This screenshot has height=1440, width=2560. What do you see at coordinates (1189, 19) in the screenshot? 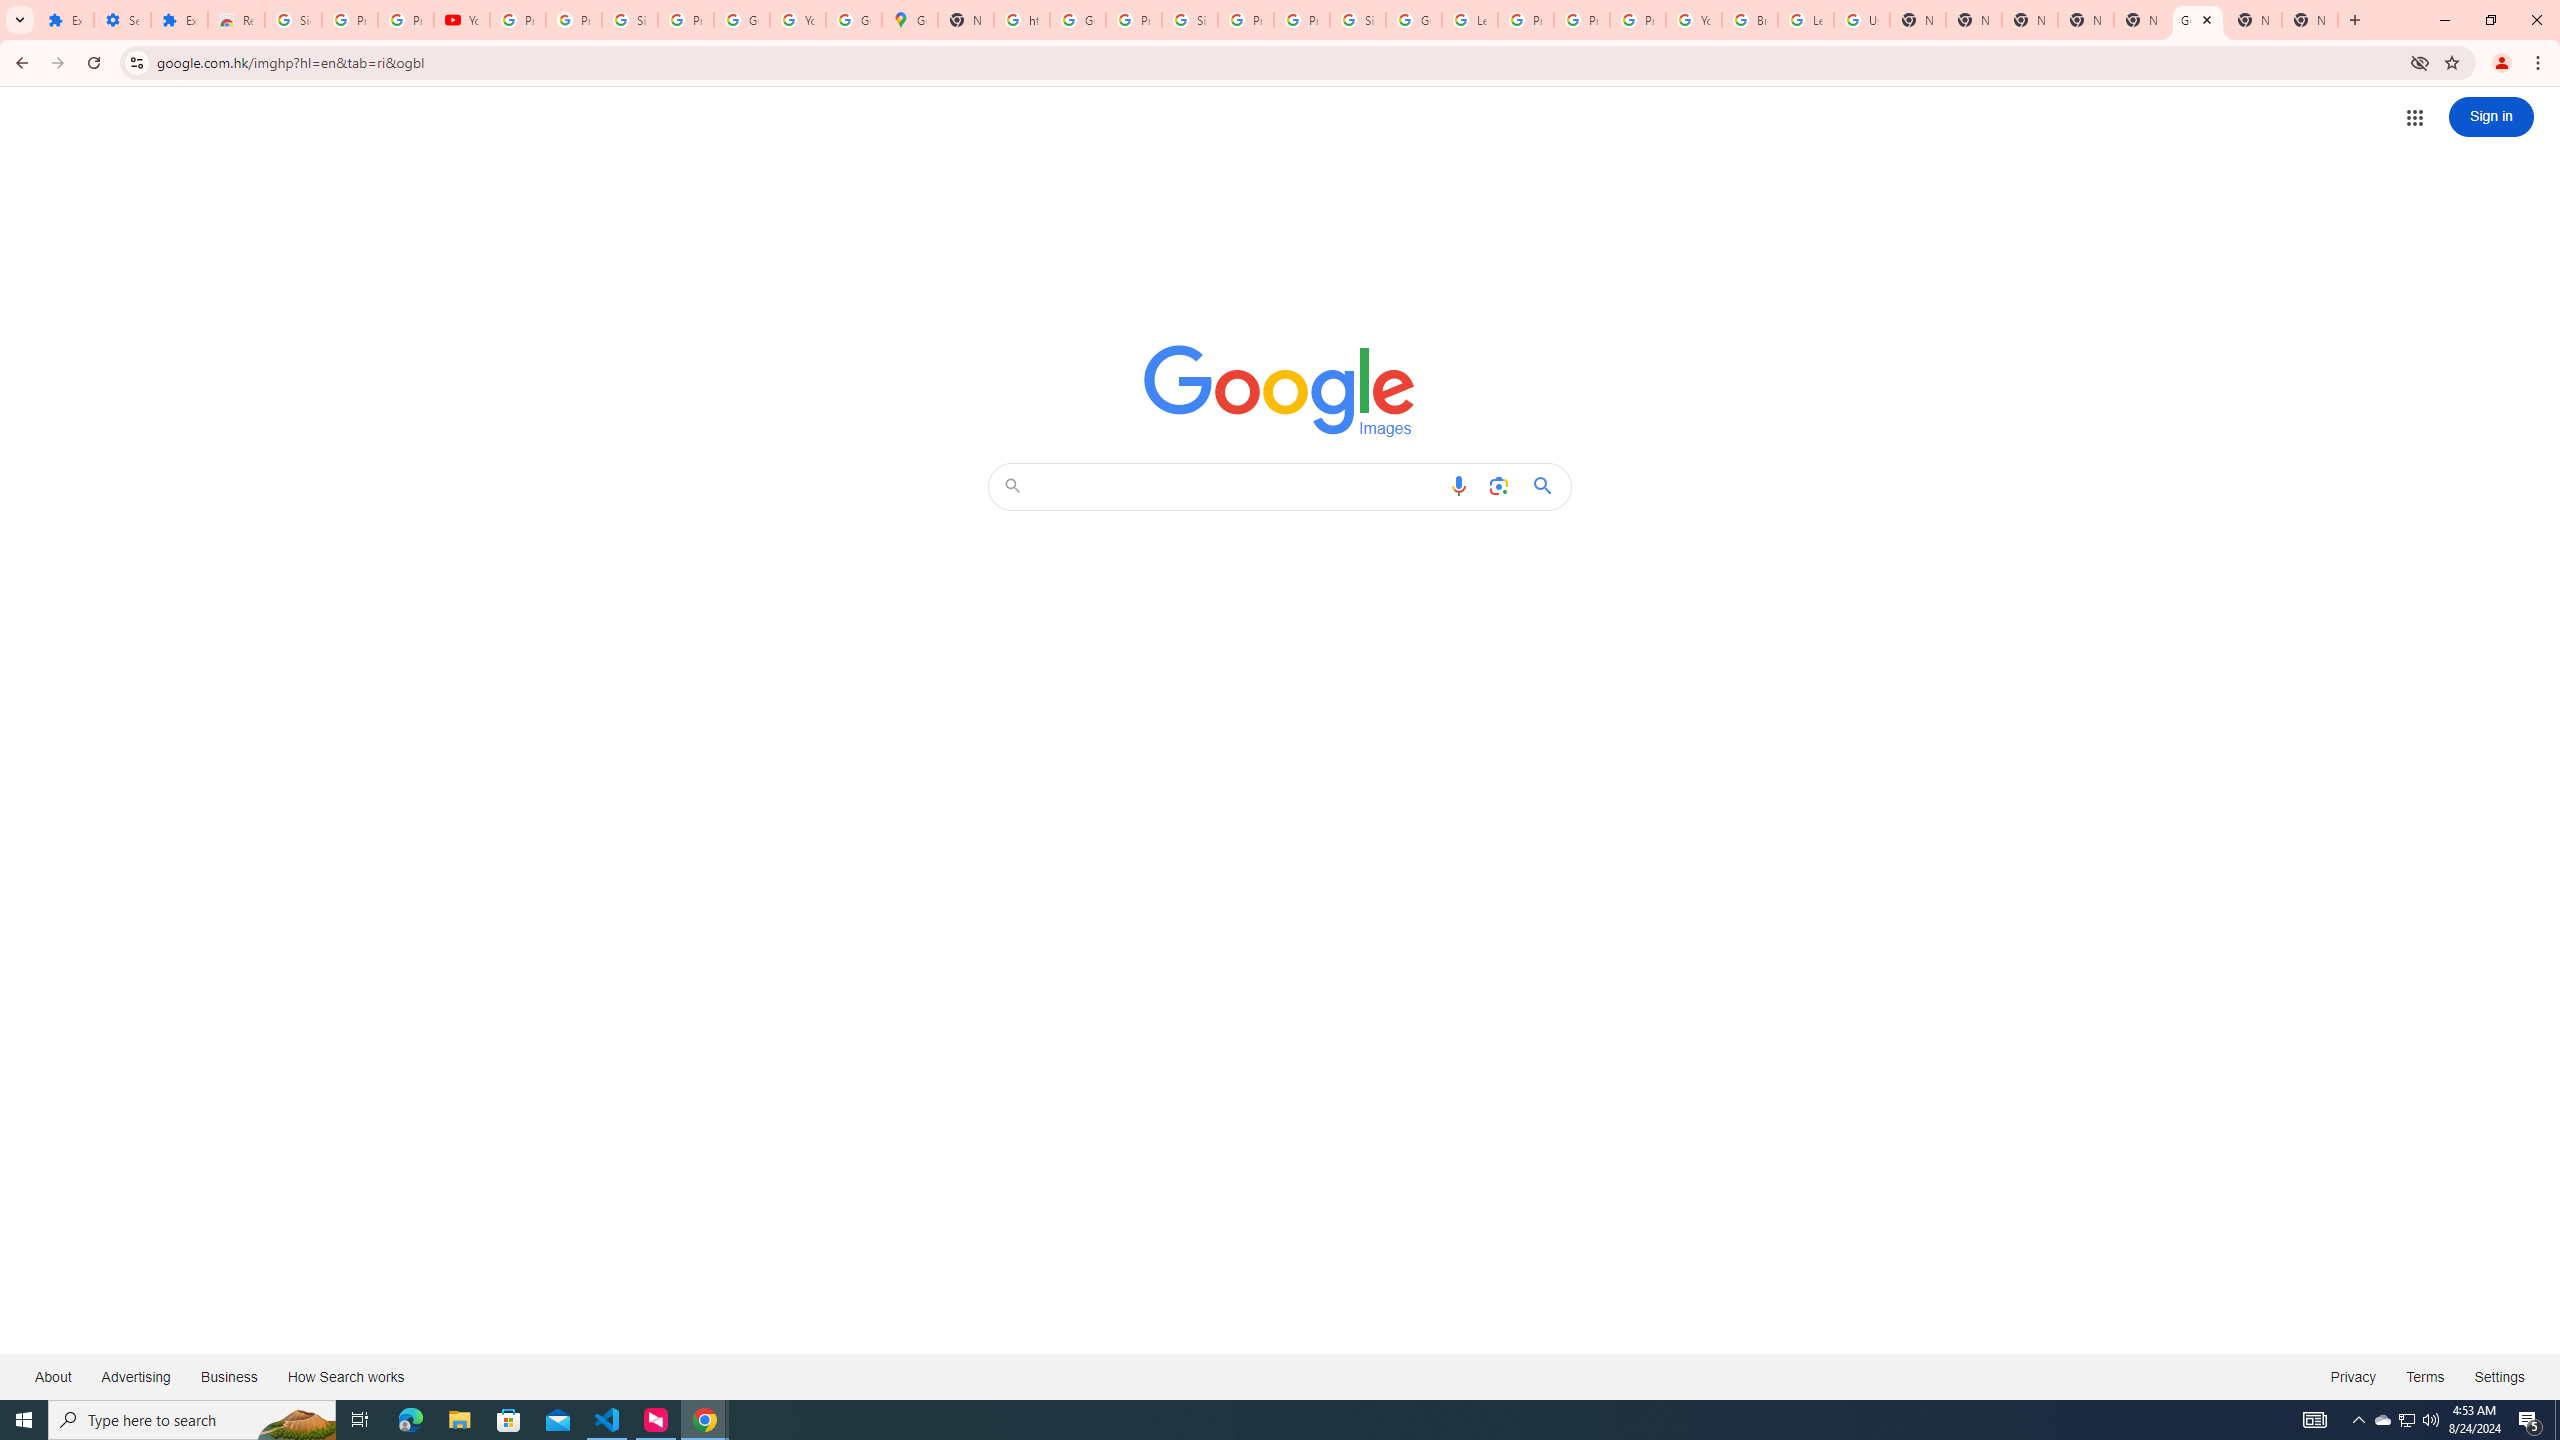
I see `'Sign in - Google Accounts'` at bounding box center [1189, 19].